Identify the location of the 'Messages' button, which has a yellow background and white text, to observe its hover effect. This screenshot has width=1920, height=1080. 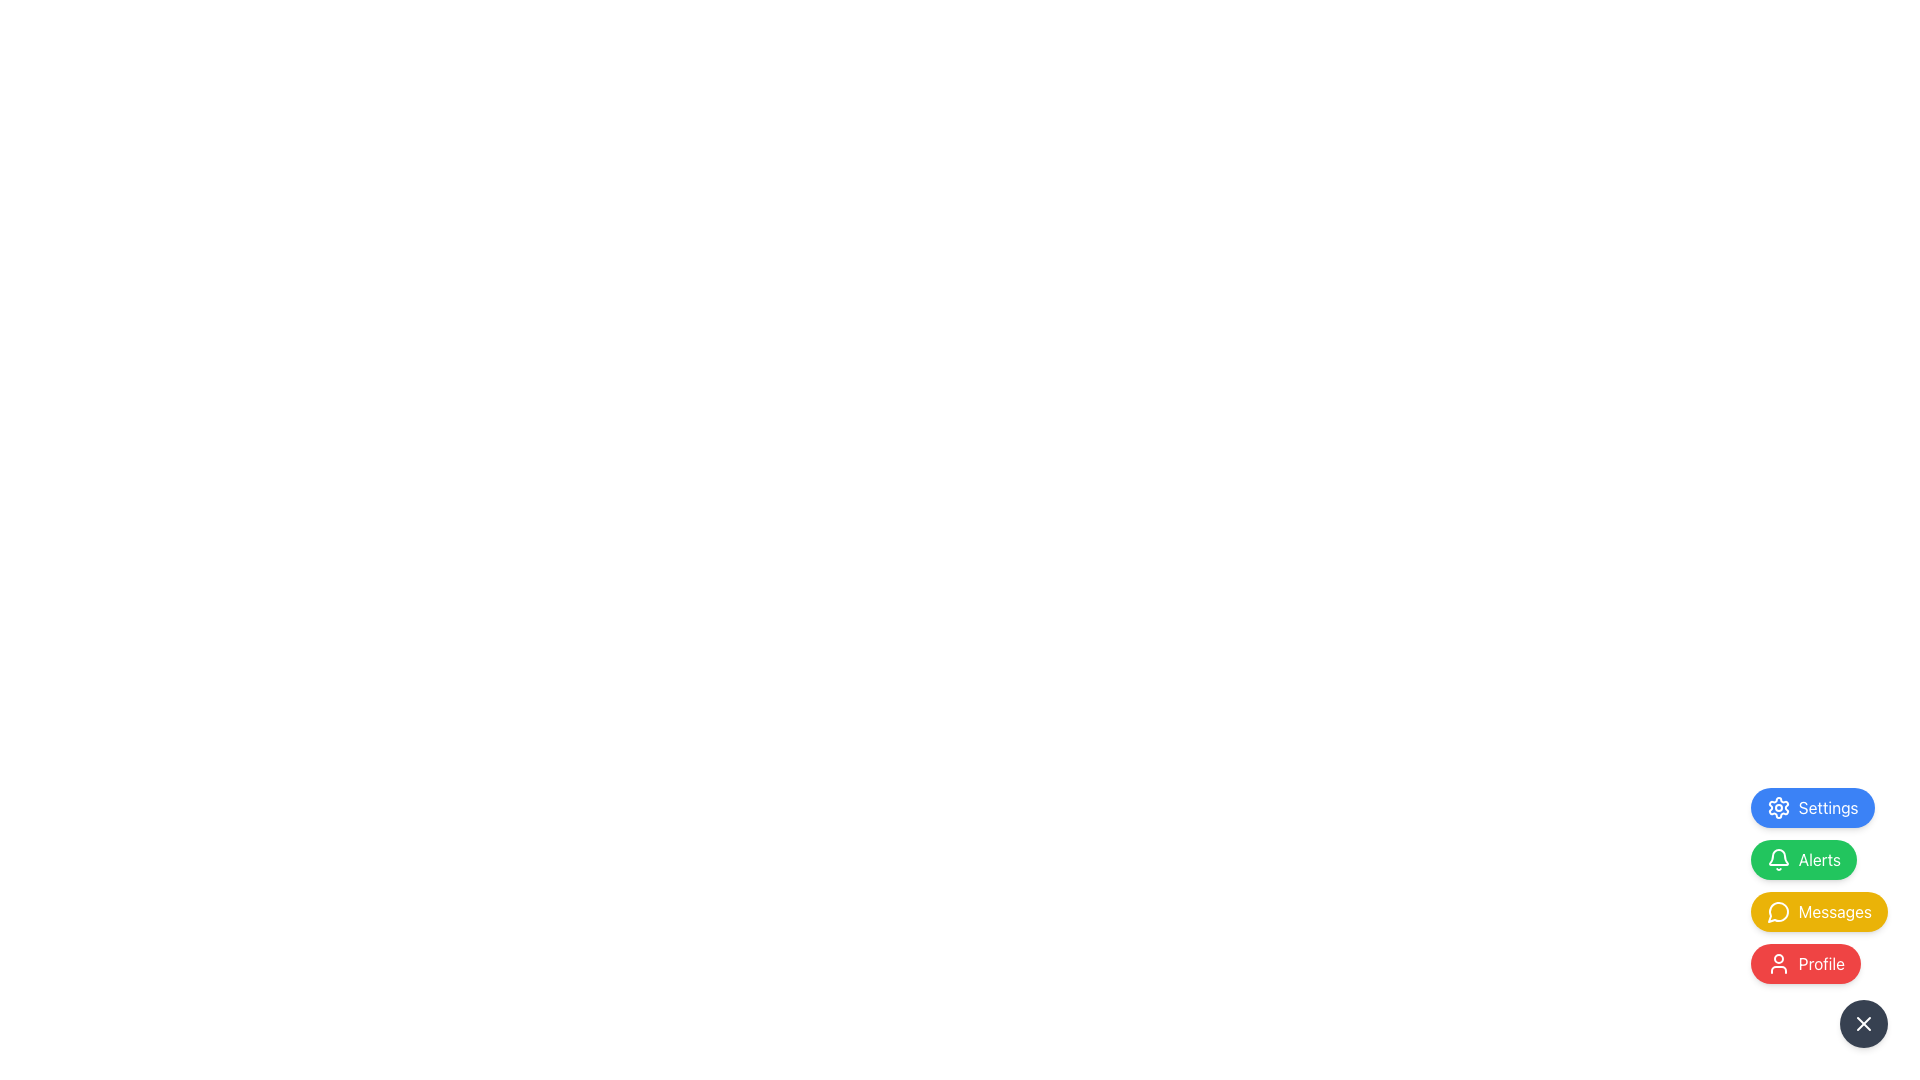
(1819, 918).